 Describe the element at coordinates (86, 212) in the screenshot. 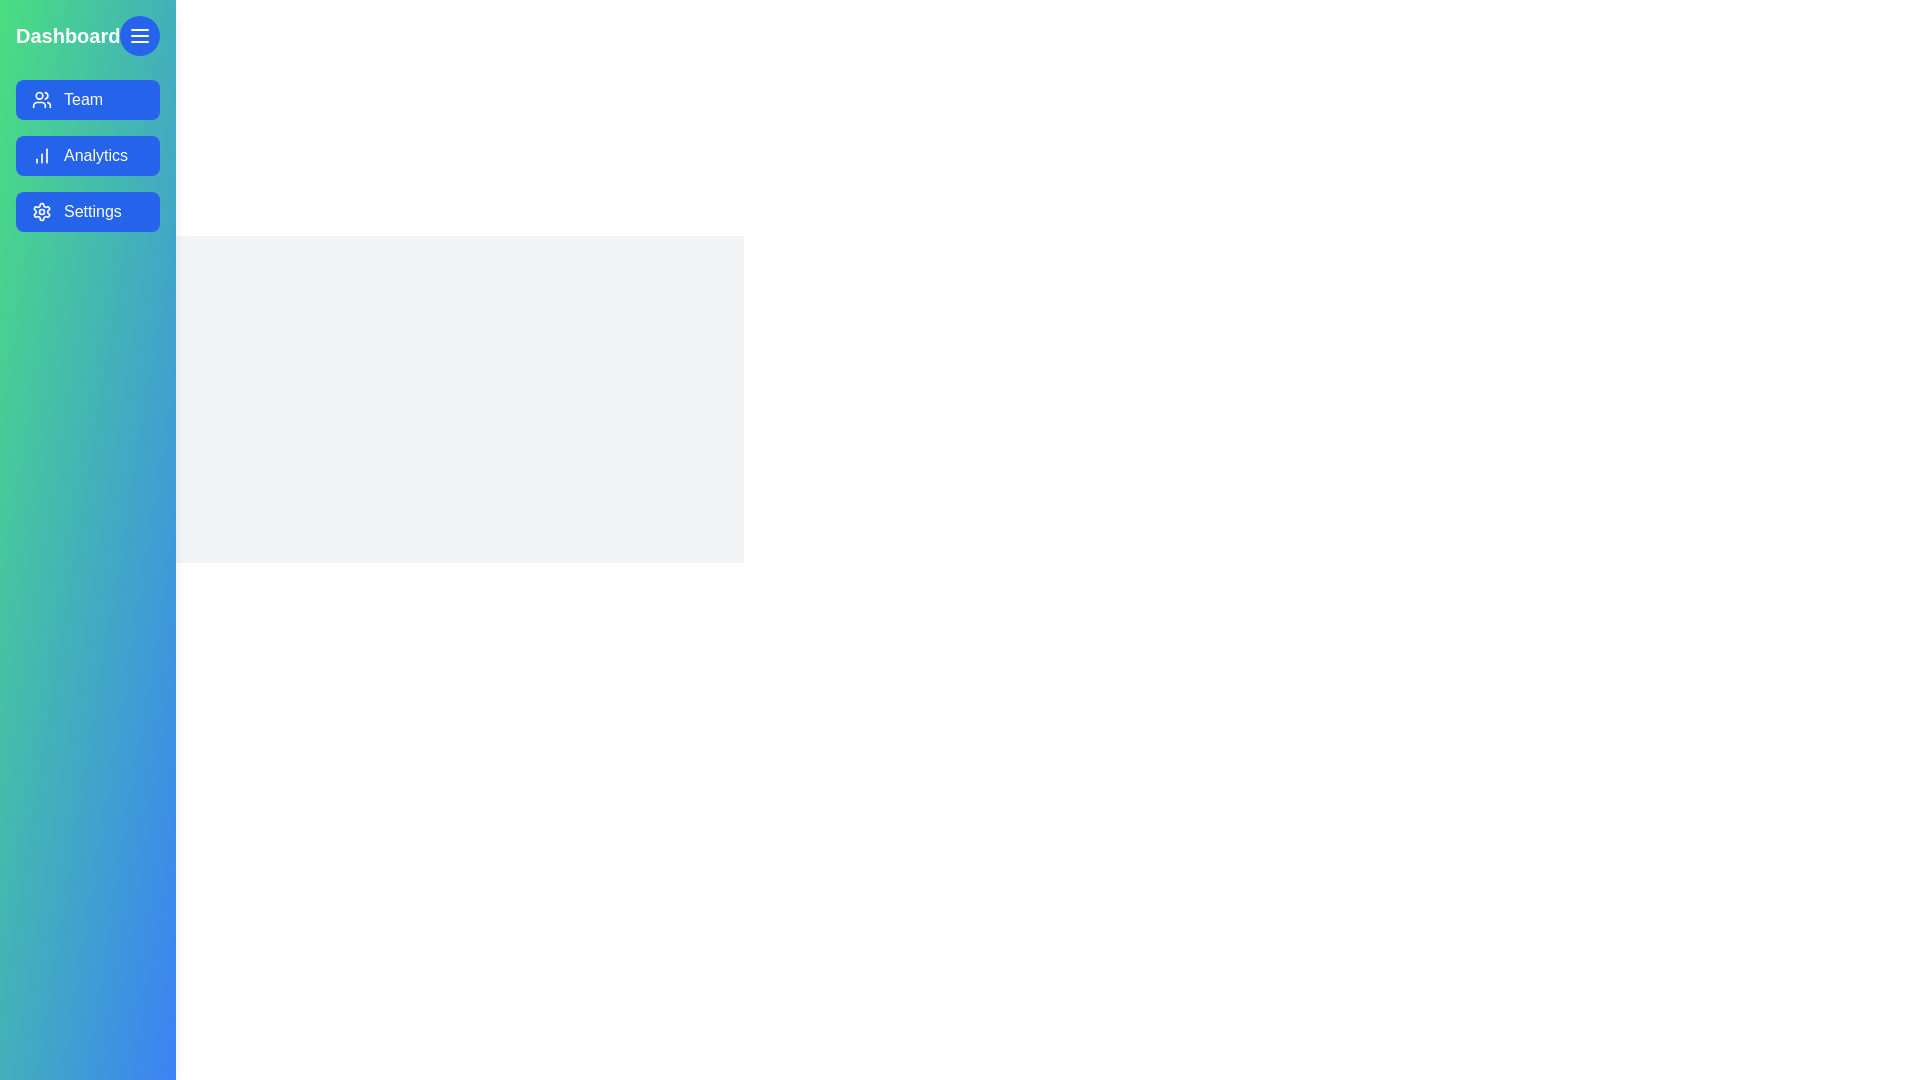

I see `the menu option Settings from the drawer` at that location.